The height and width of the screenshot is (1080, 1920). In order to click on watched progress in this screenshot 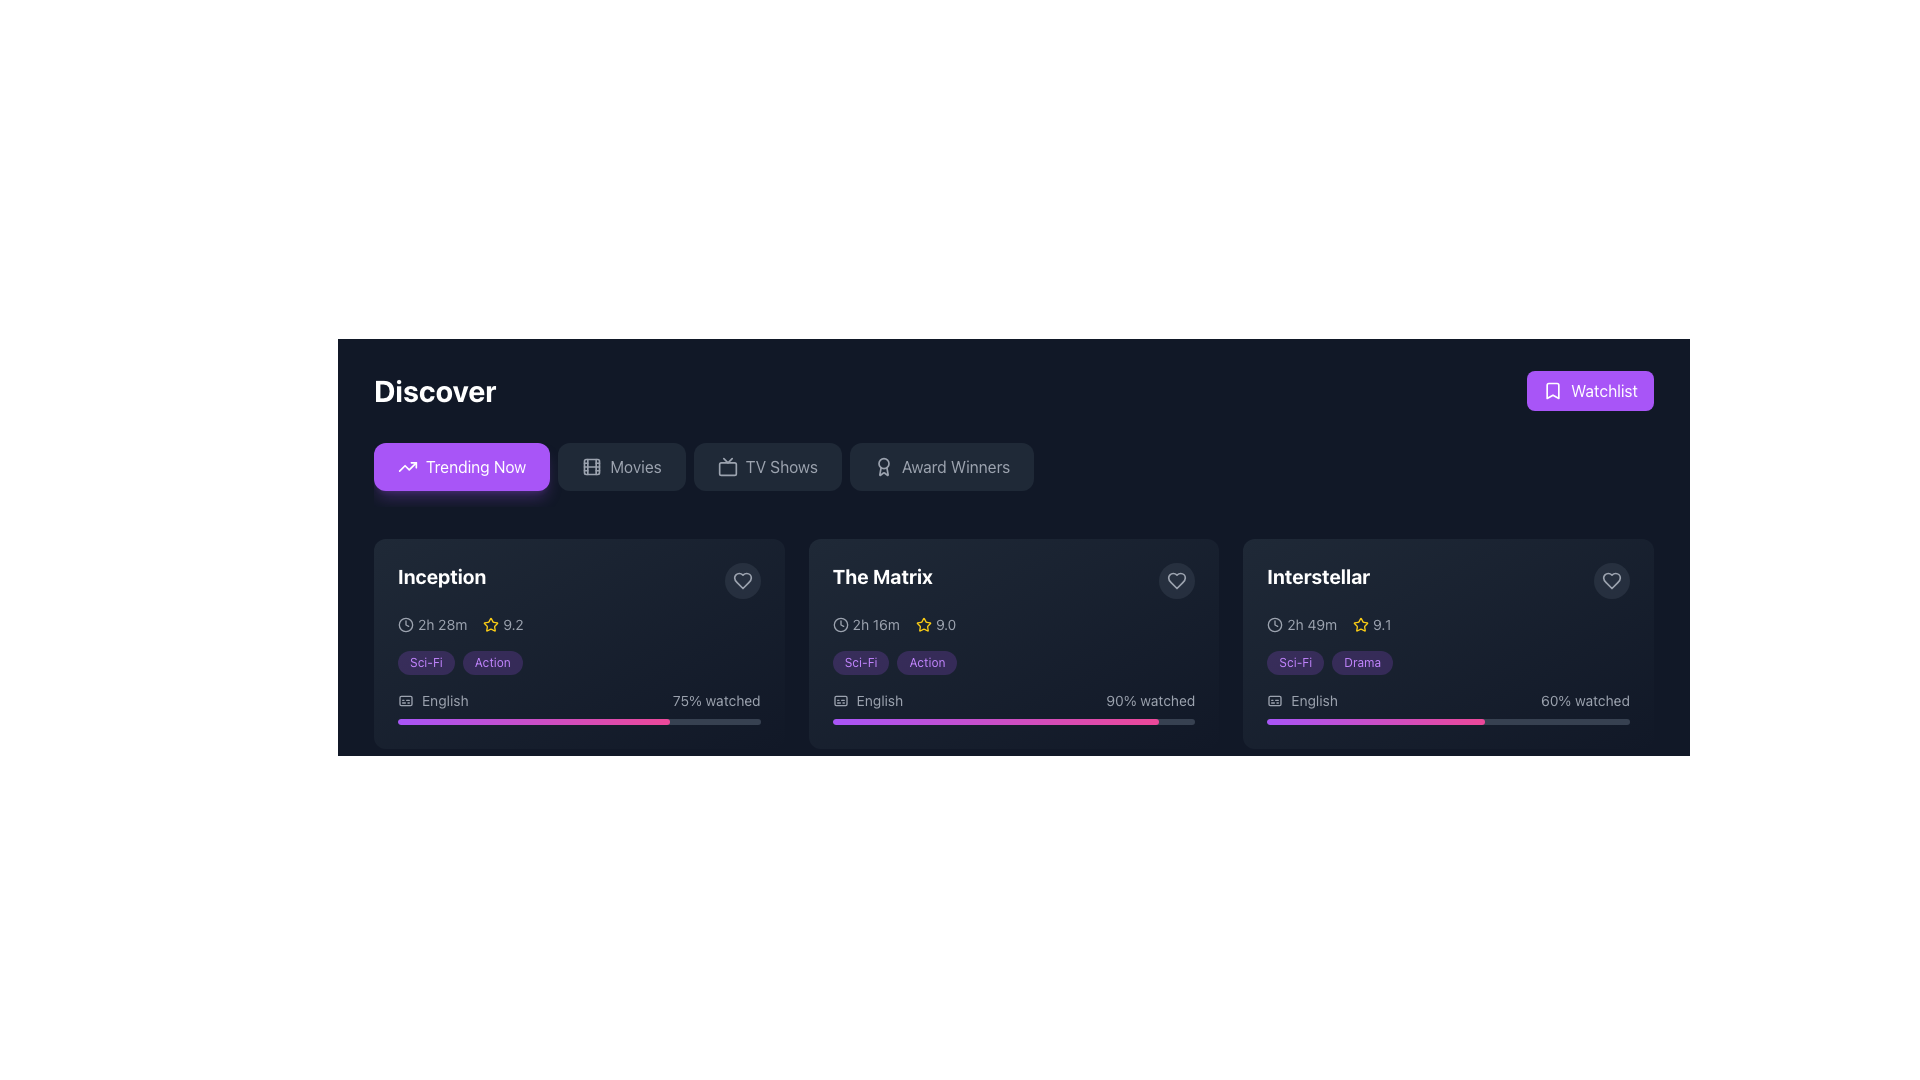, I will do `click(1268, 721)`.